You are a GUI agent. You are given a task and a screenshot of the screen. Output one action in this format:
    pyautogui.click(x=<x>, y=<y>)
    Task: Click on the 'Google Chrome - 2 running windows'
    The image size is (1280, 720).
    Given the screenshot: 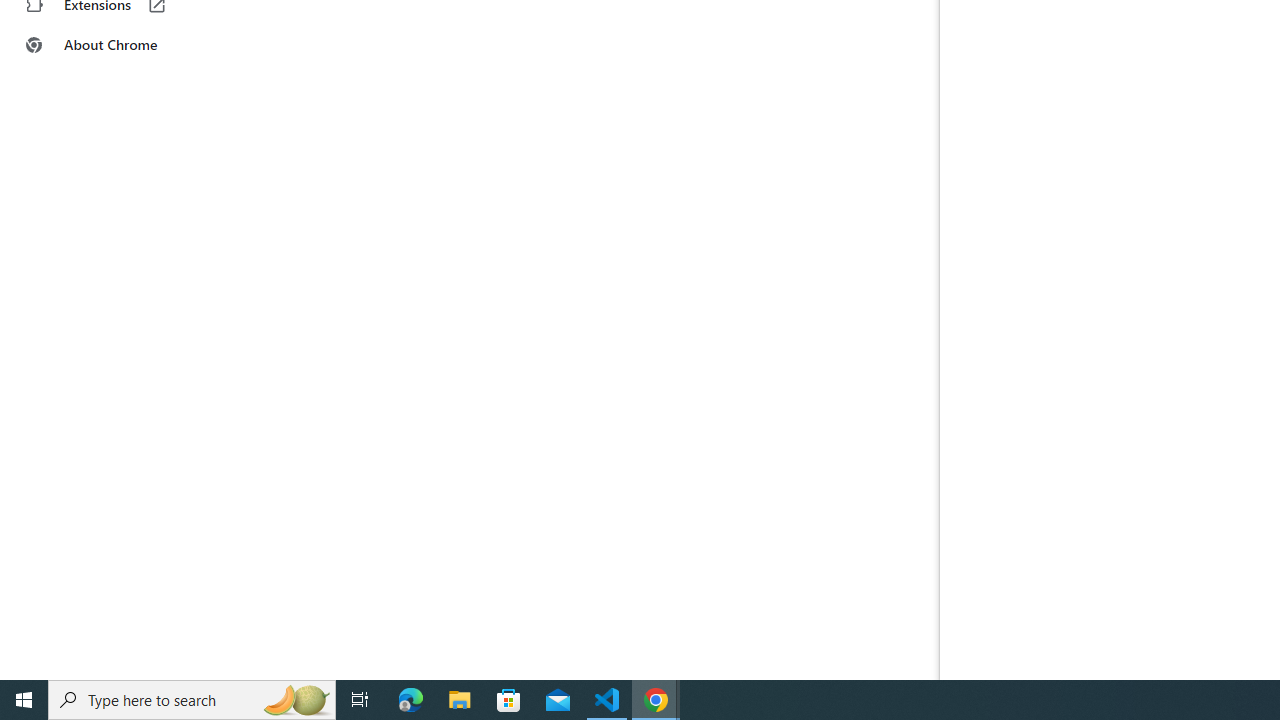 What is the action you would take?
    pyautogui.click(x=656, y=698)
    